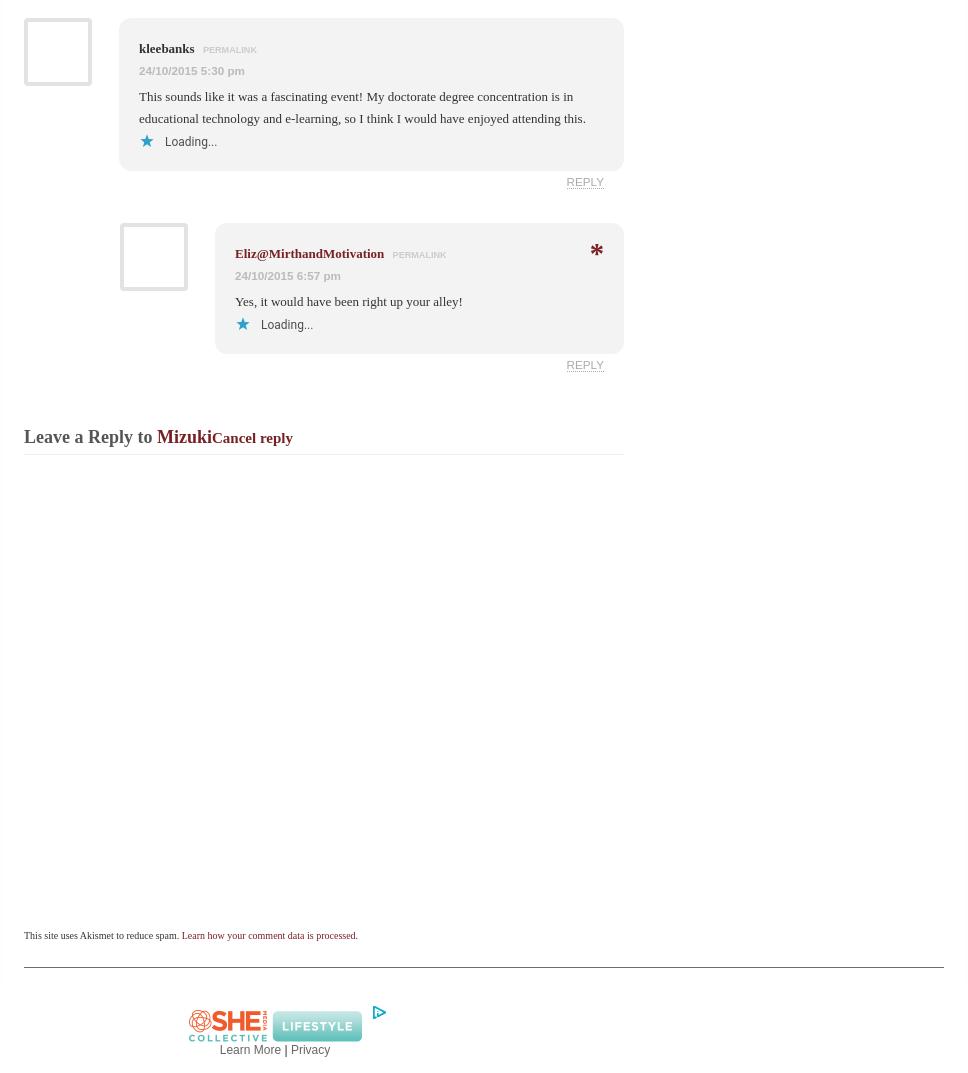 The width and height of the screenshot is (968, 1073). What do you see at coordinates (284, 1048) in the screenshot?
I see `'|'` at bounding box center [284, 1048].